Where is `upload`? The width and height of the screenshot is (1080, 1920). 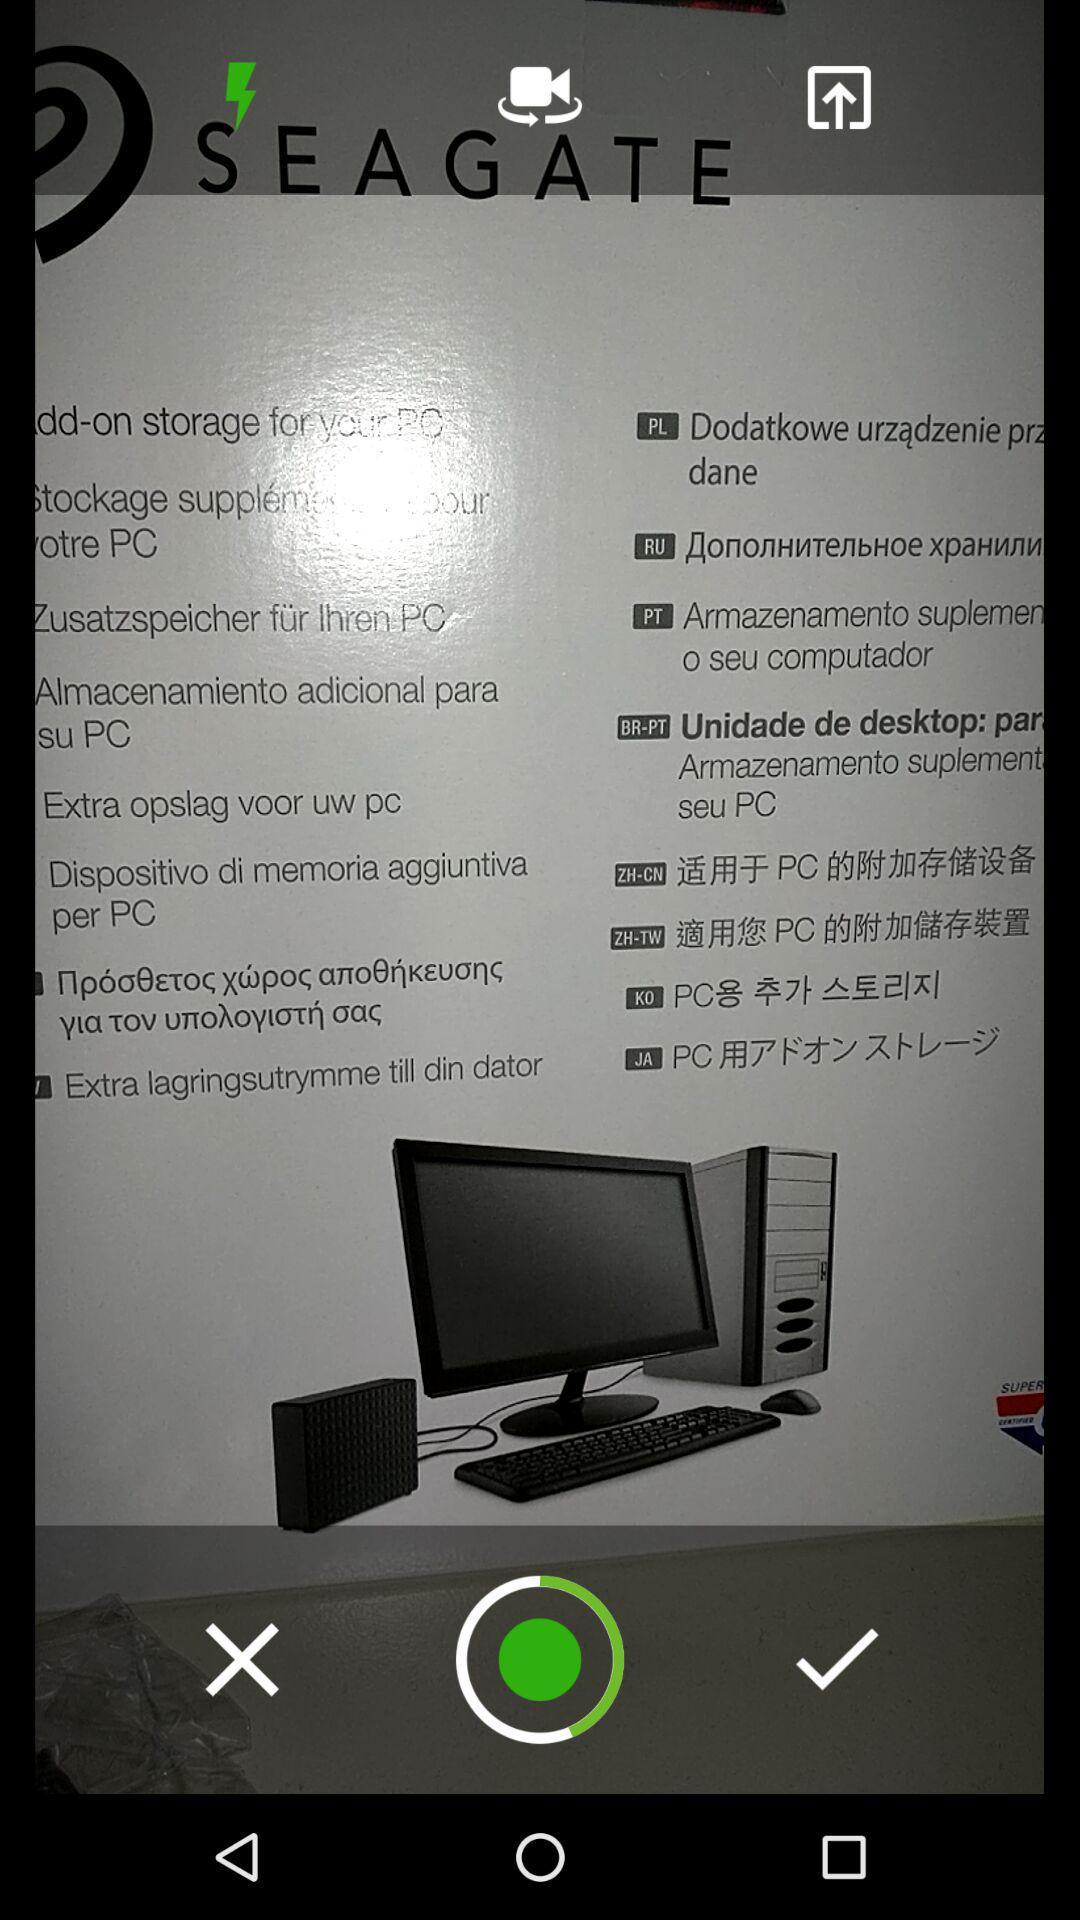
upload is located at coordinates (838, 96).